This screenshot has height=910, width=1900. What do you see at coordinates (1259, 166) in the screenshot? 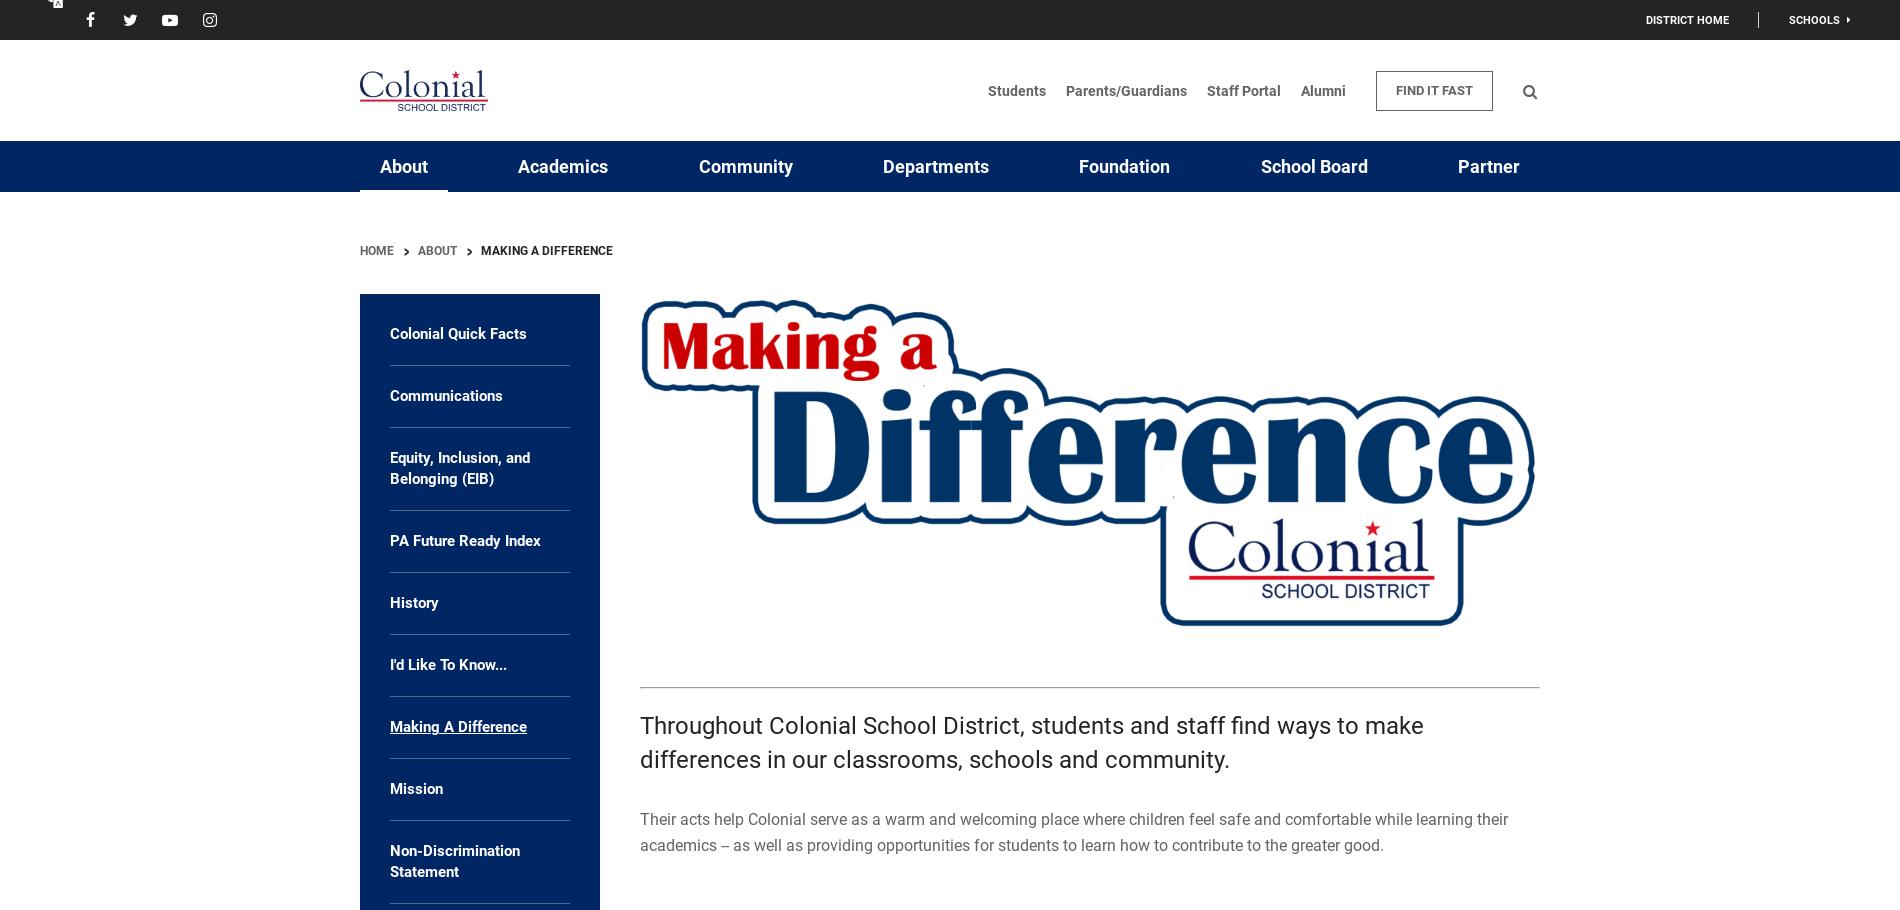
I see `'School Board'` at bounding box center [1259, 166].